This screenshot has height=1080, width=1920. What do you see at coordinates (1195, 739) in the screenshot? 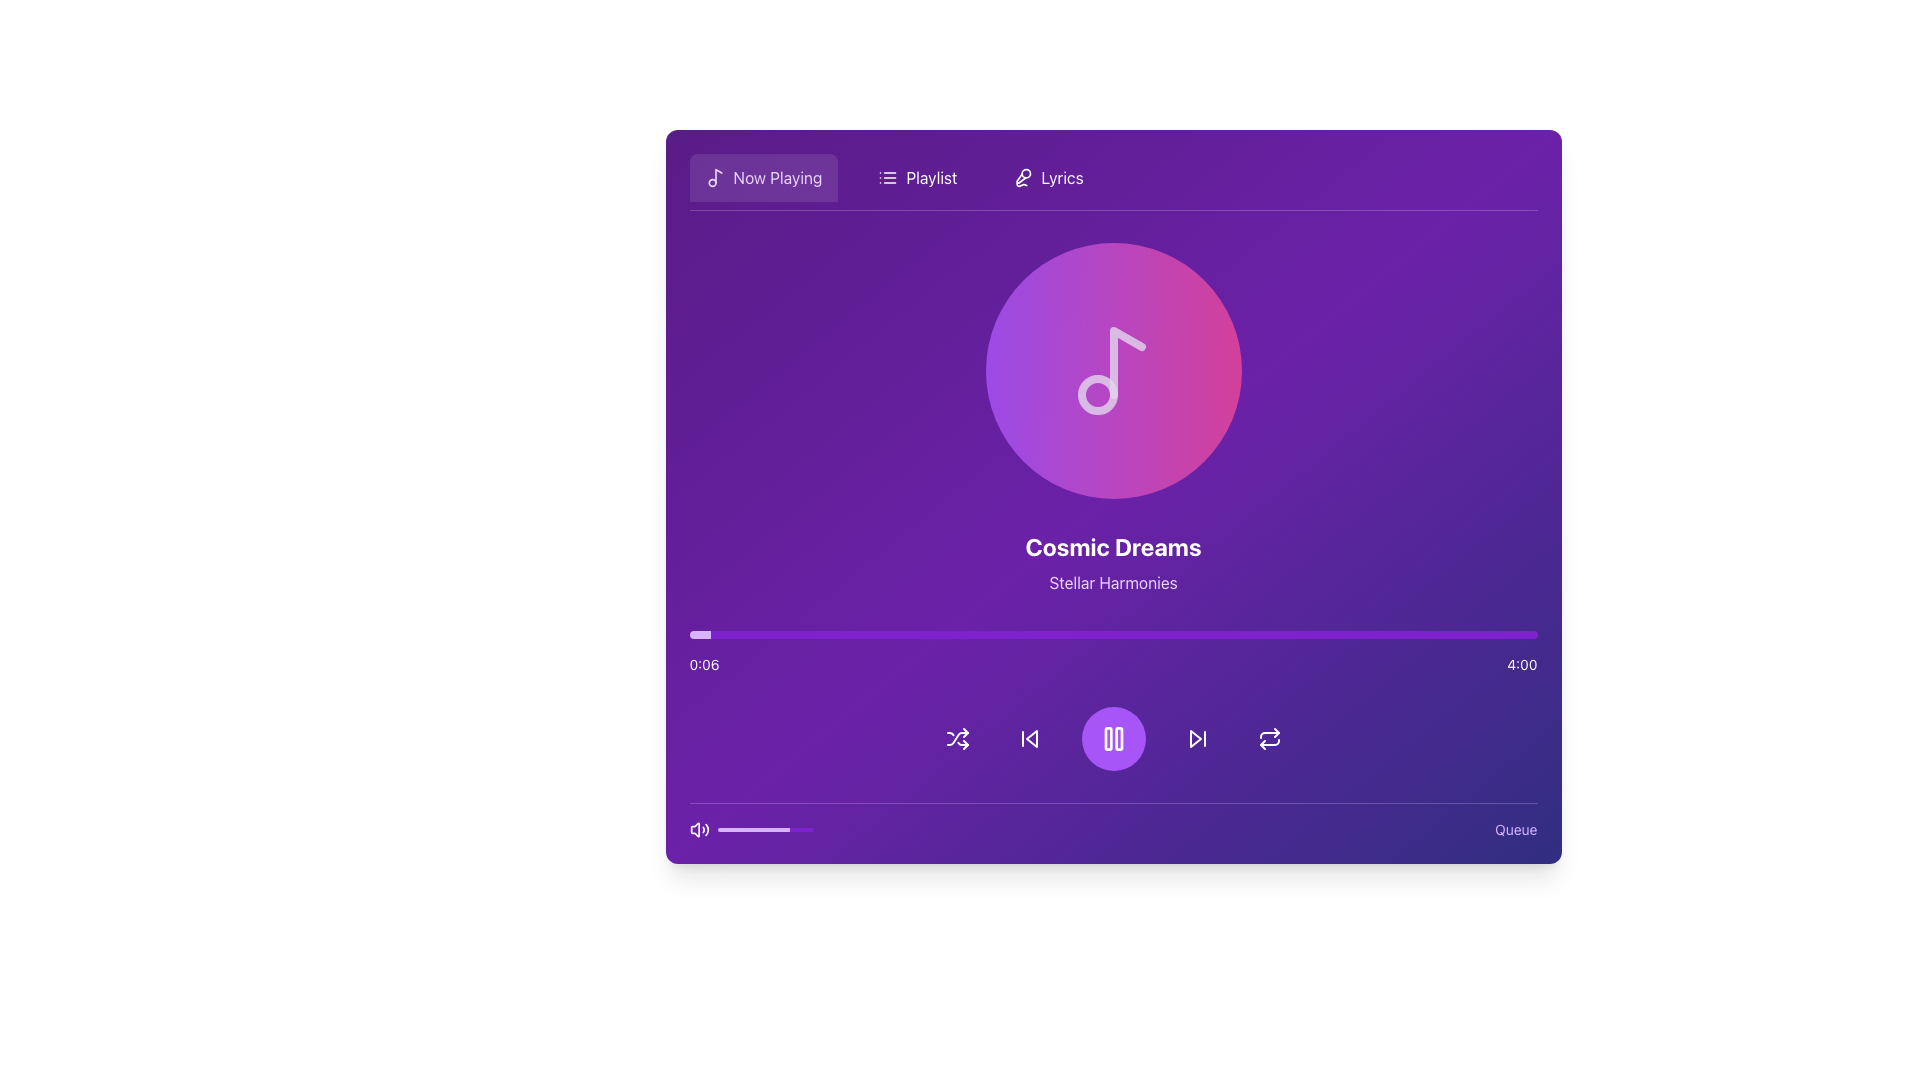
I see `the right-facing triangular arrow icon located in the bottom control panel` at bounding box center [1195, 739].